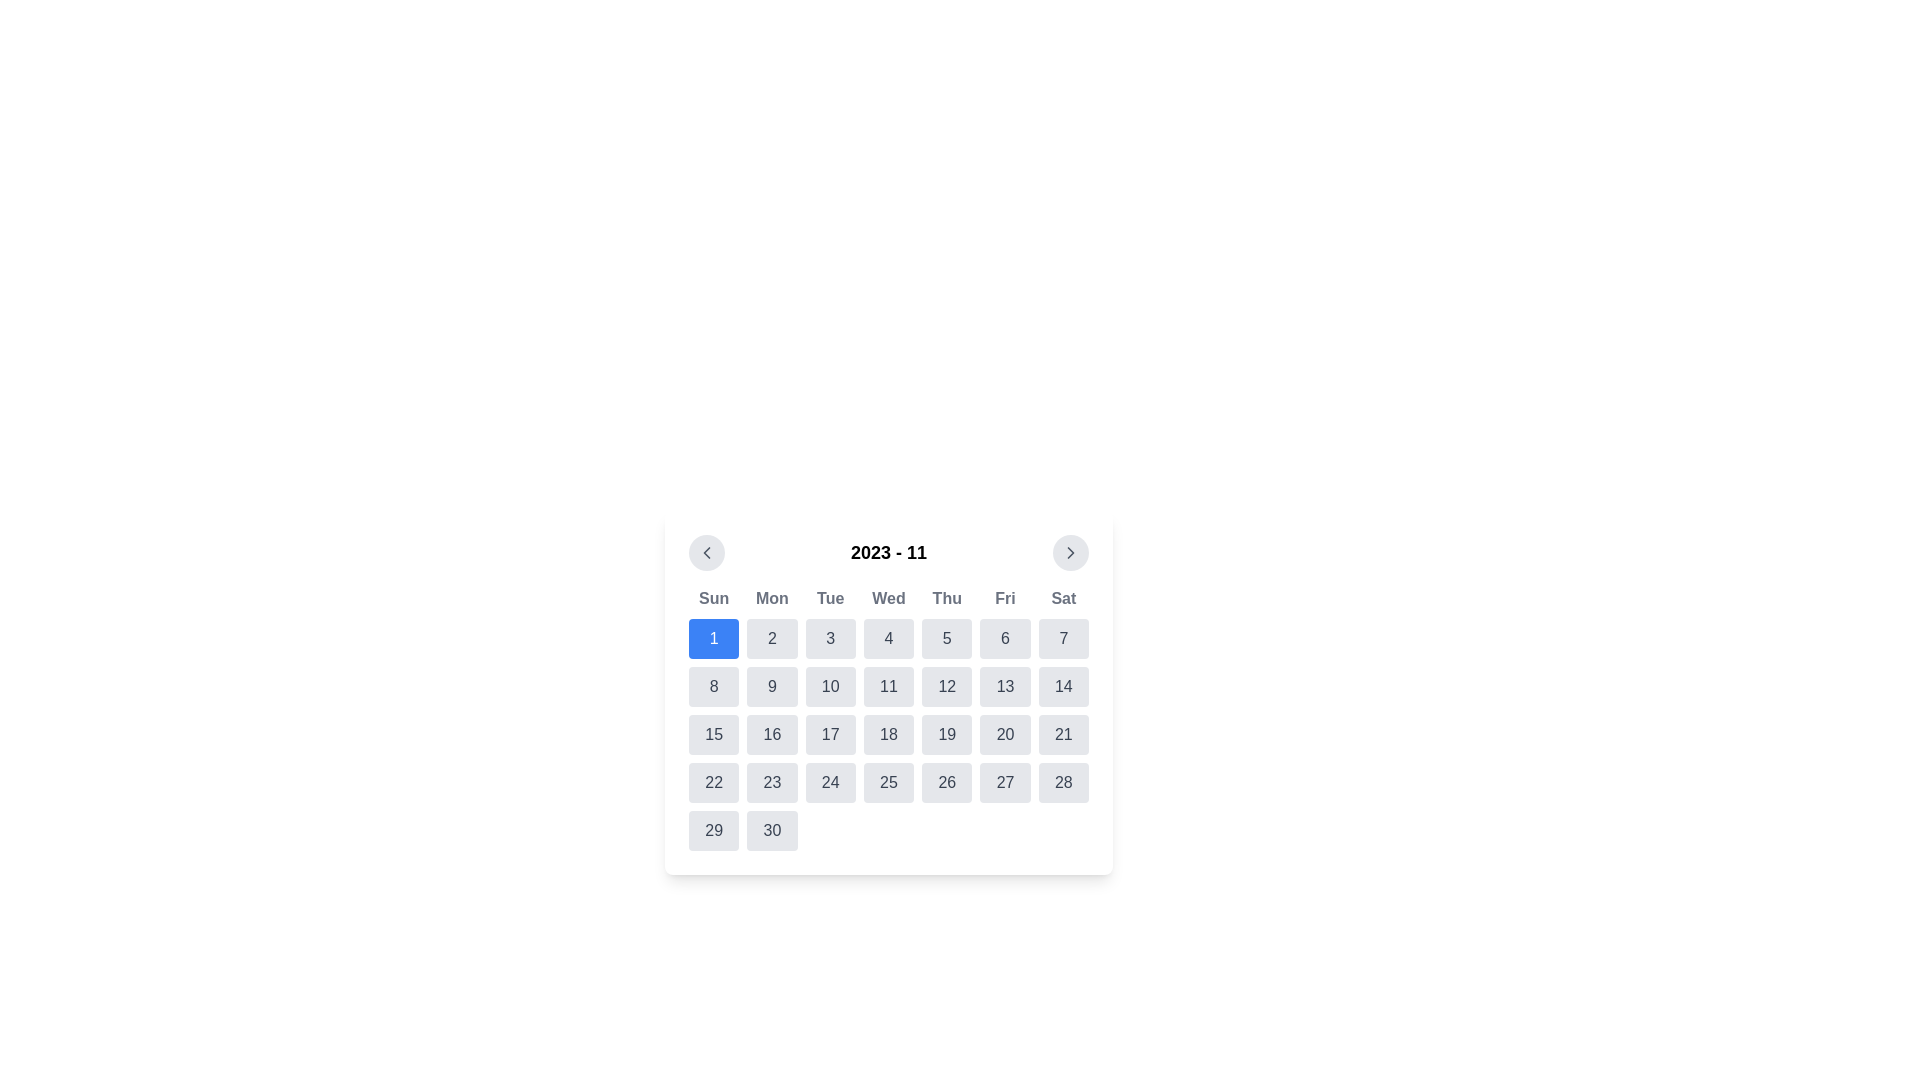 This screenshot has height=1080, width=1920. I want to click on the square button labeled '9' with rounded corners and a light gray background, so click(771, 685).